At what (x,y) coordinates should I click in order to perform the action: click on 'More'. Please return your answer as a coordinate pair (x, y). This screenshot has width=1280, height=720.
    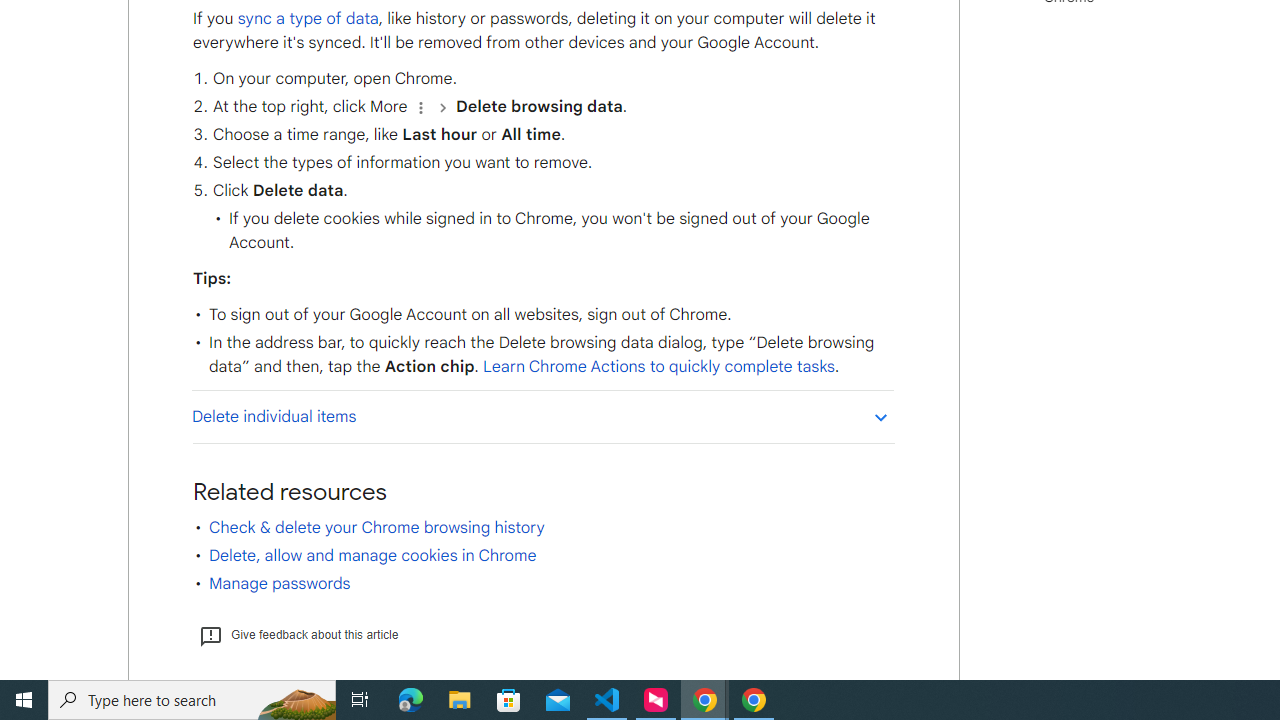
    Looking at the image, I should click on (419, 107).